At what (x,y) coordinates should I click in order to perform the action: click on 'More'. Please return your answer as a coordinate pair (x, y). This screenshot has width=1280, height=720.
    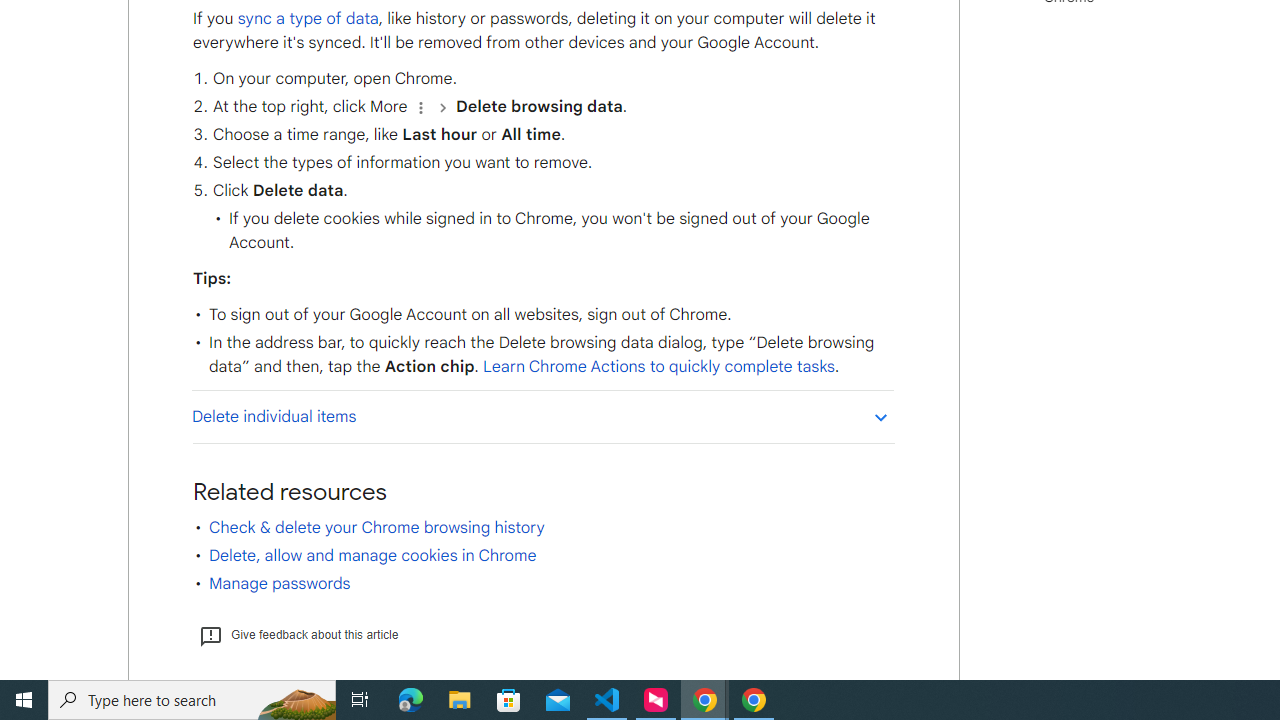
    Looking at the image, I should click on (419, 107).